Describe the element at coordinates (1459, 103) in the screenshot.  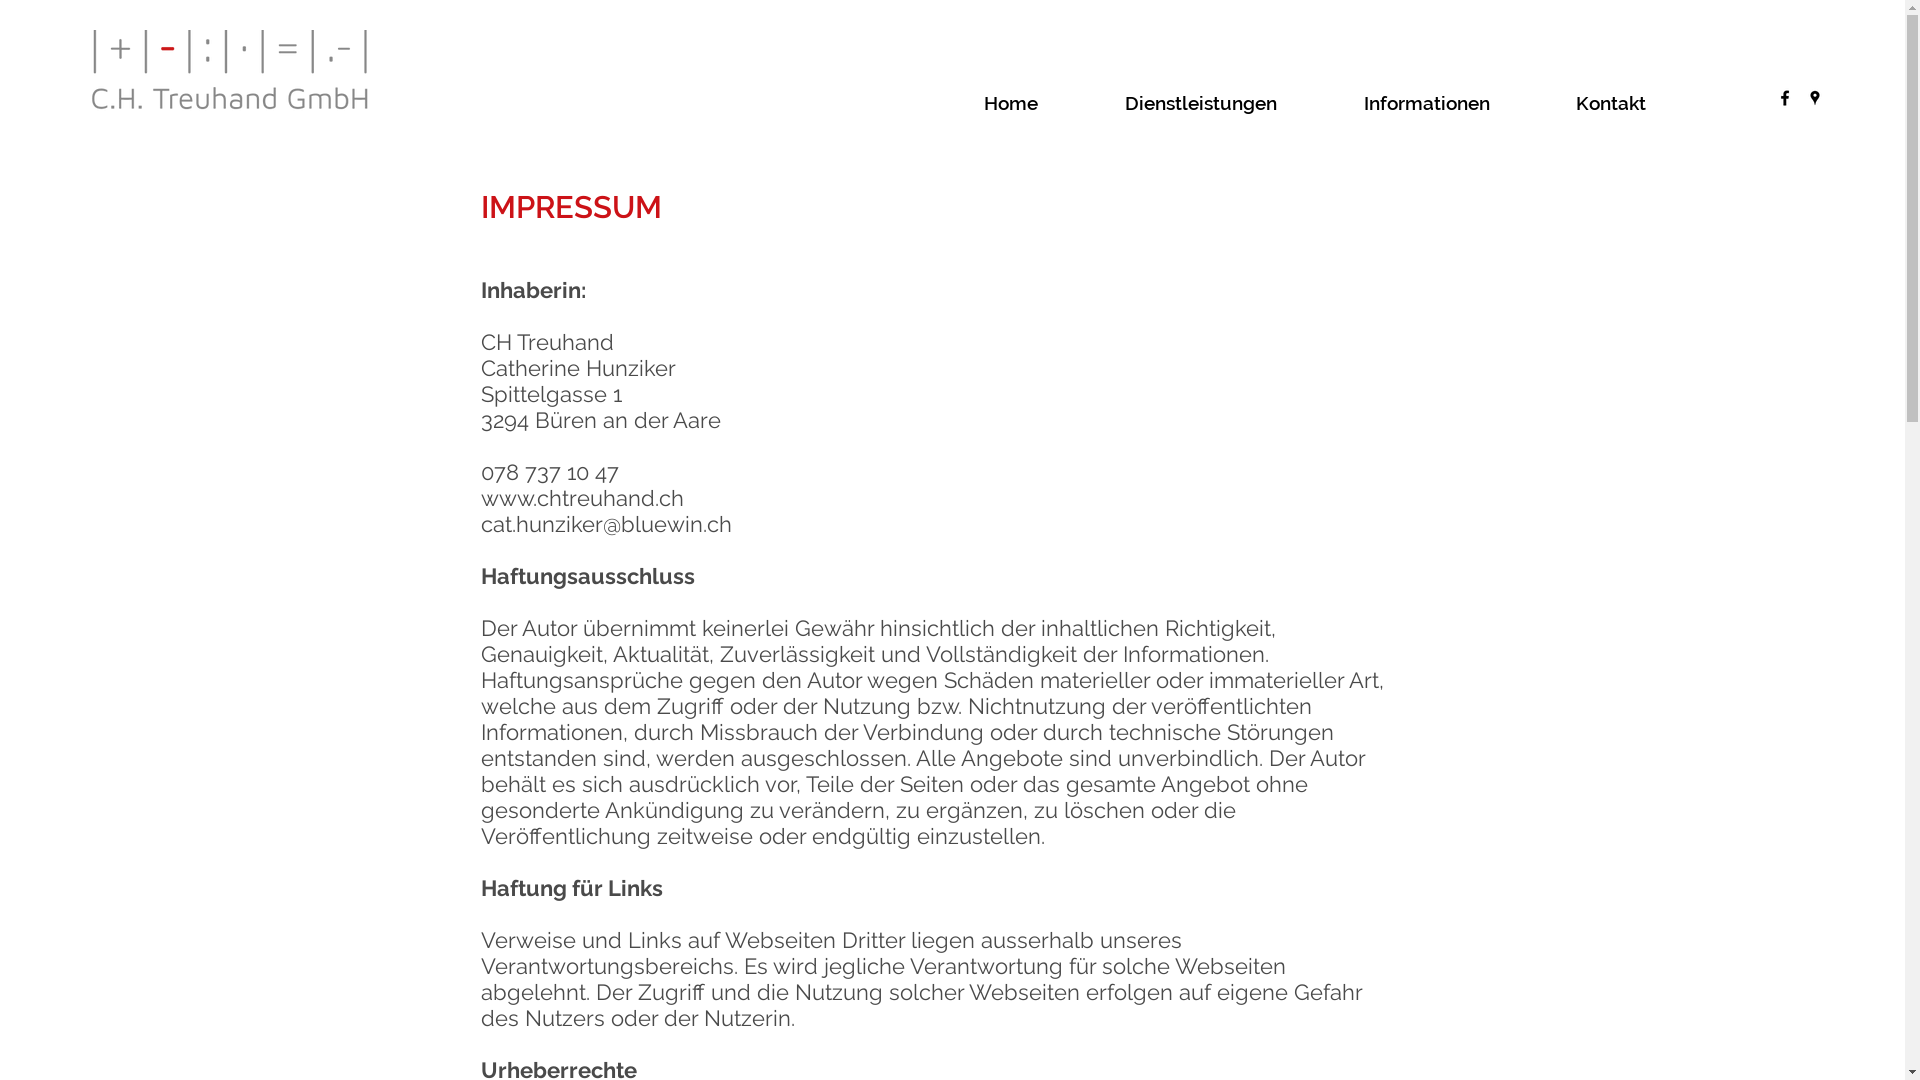
I see `'Informationen'` at that location.